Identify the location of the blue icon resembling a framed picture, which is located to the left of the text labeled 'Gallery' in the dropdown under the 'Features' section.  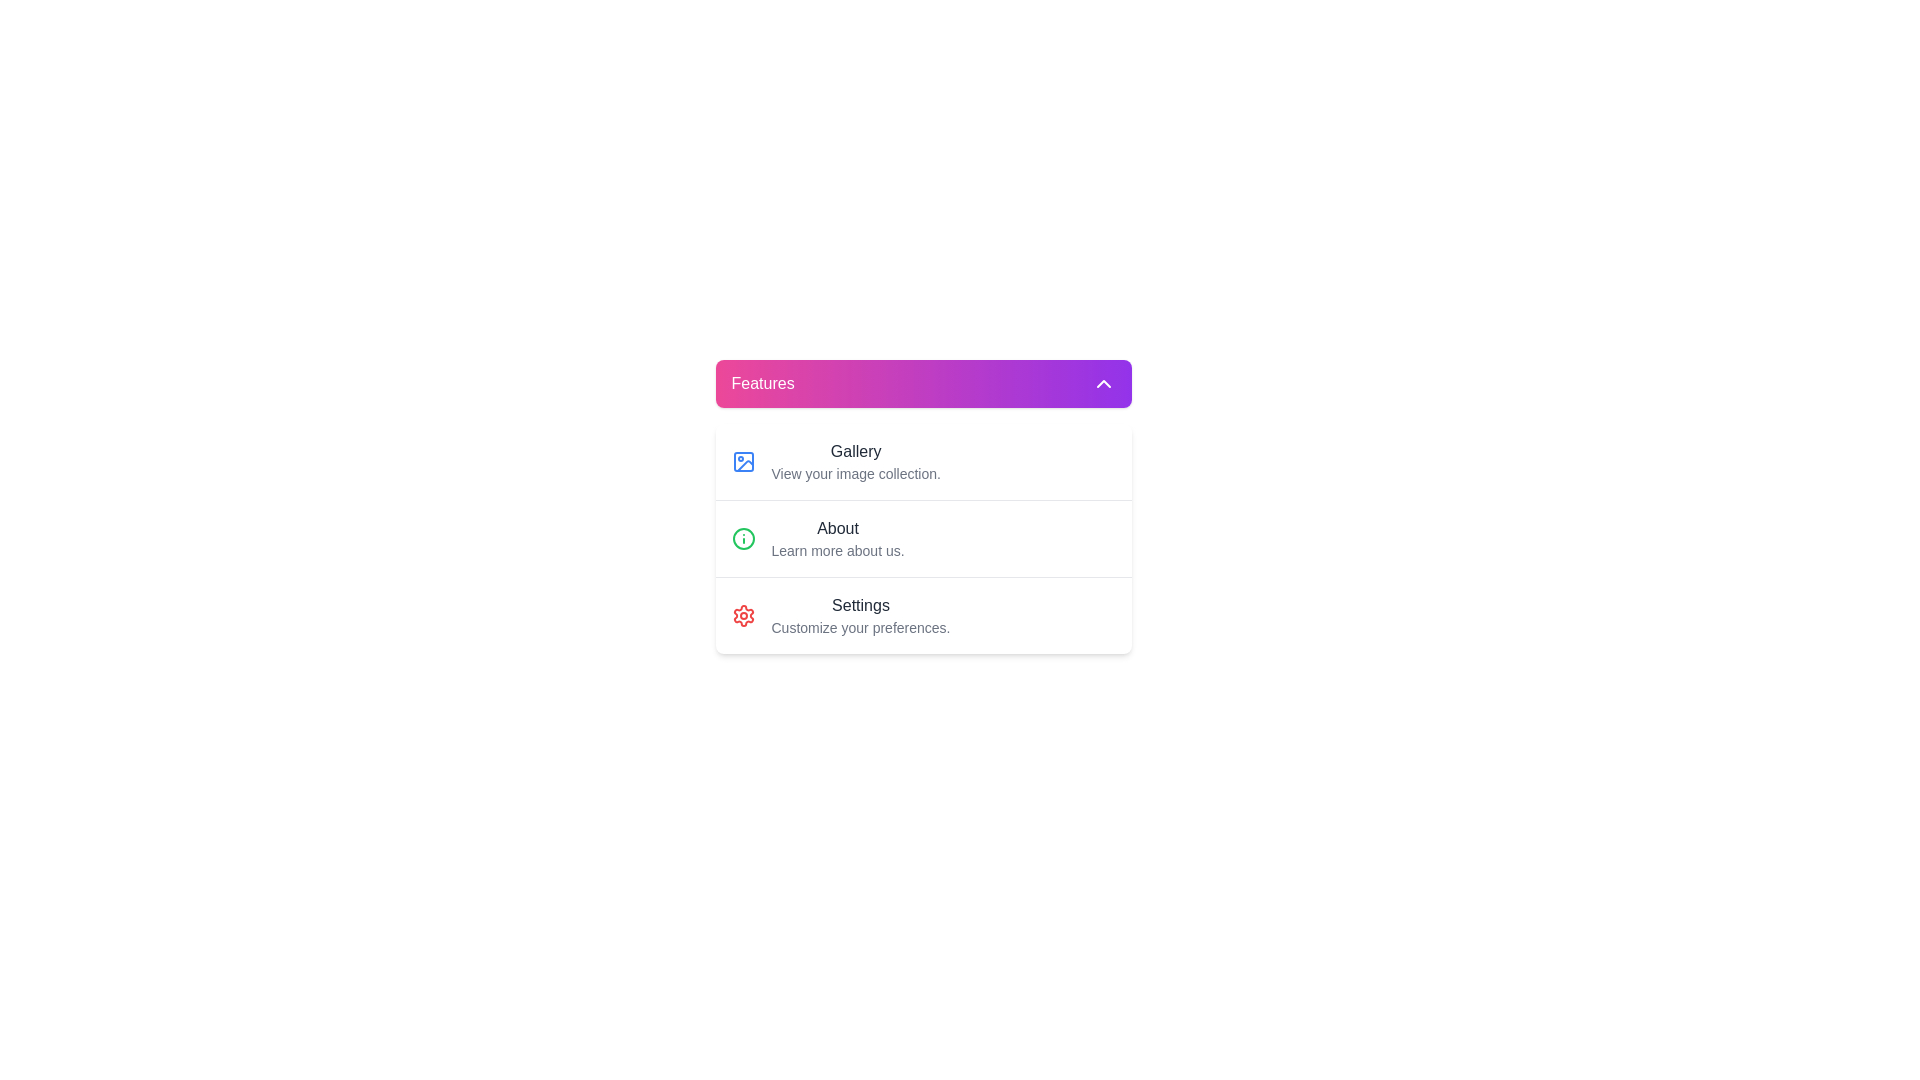
(742, 462).